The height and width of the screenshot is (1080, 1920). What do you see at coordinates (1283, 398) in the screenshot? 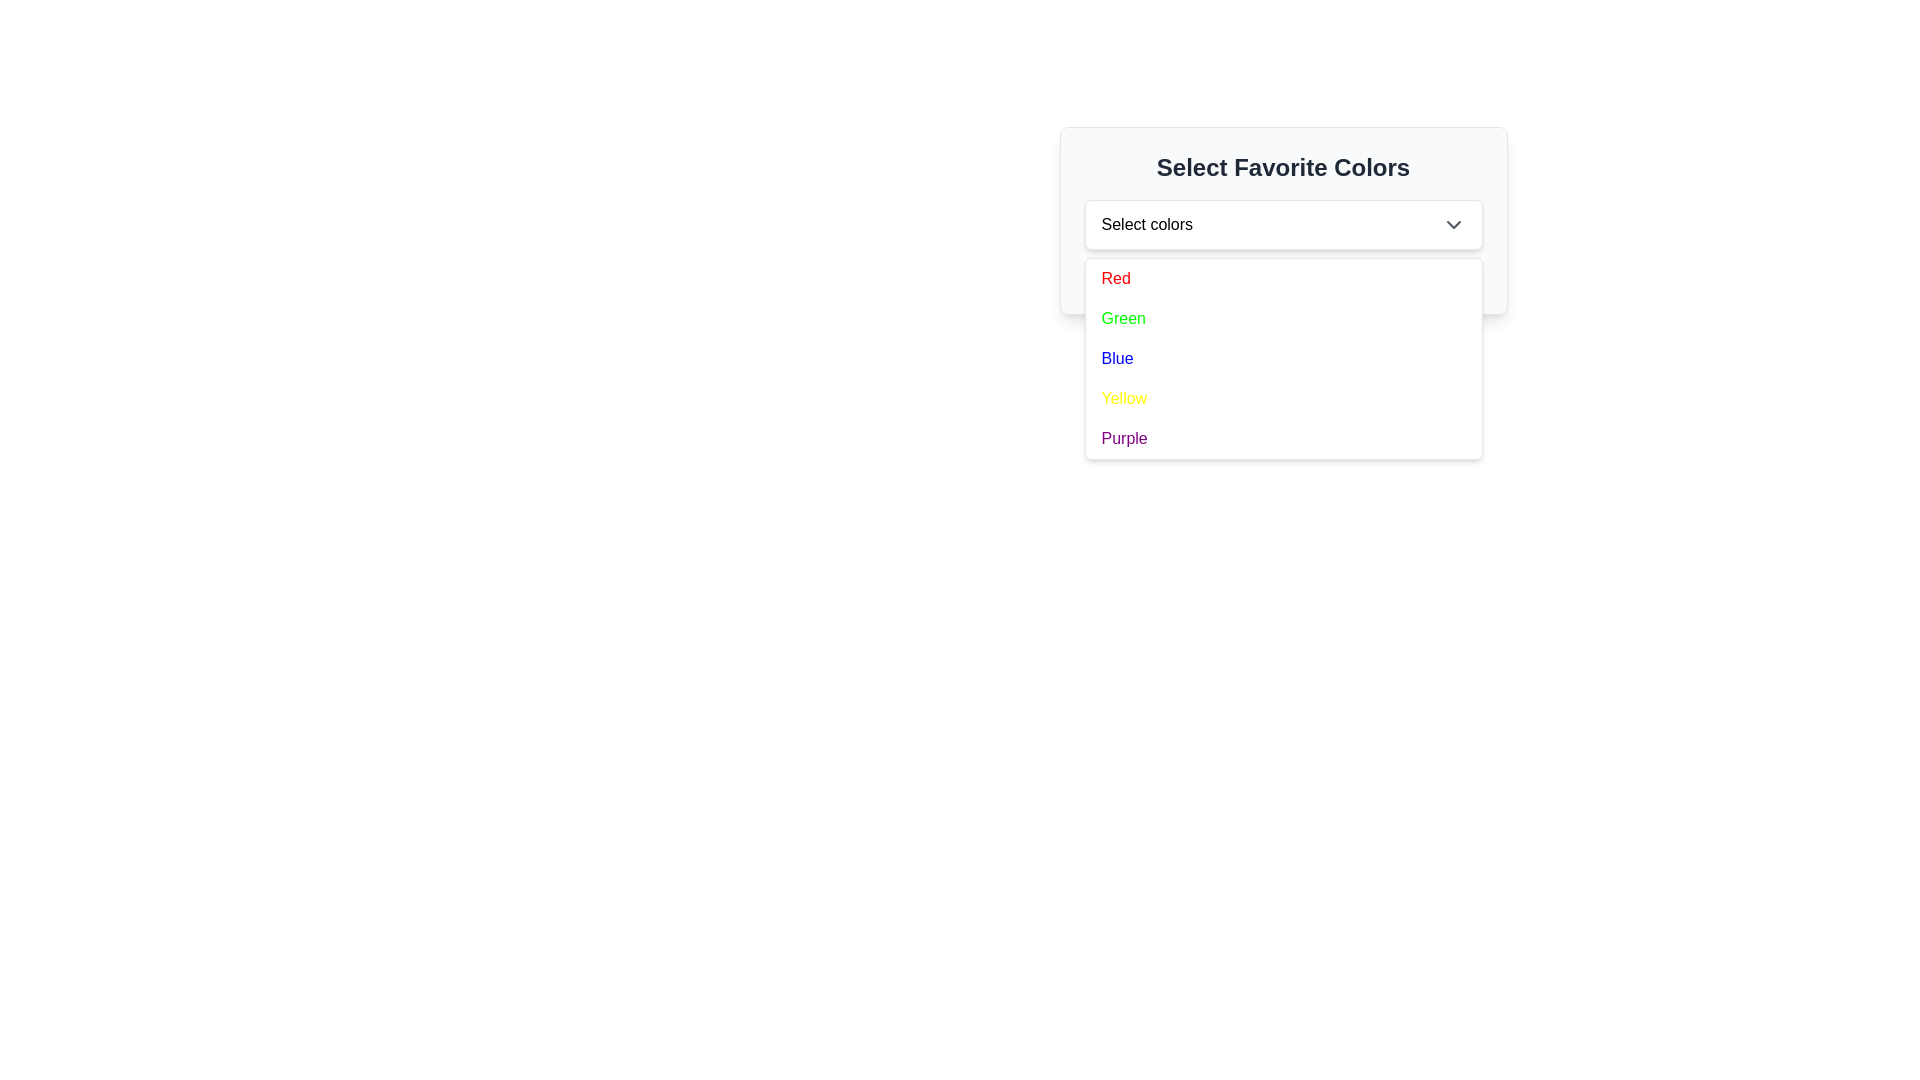
I see `the 'Yellow' color option in the dropdown menu` at bounding box center [1283, 398].